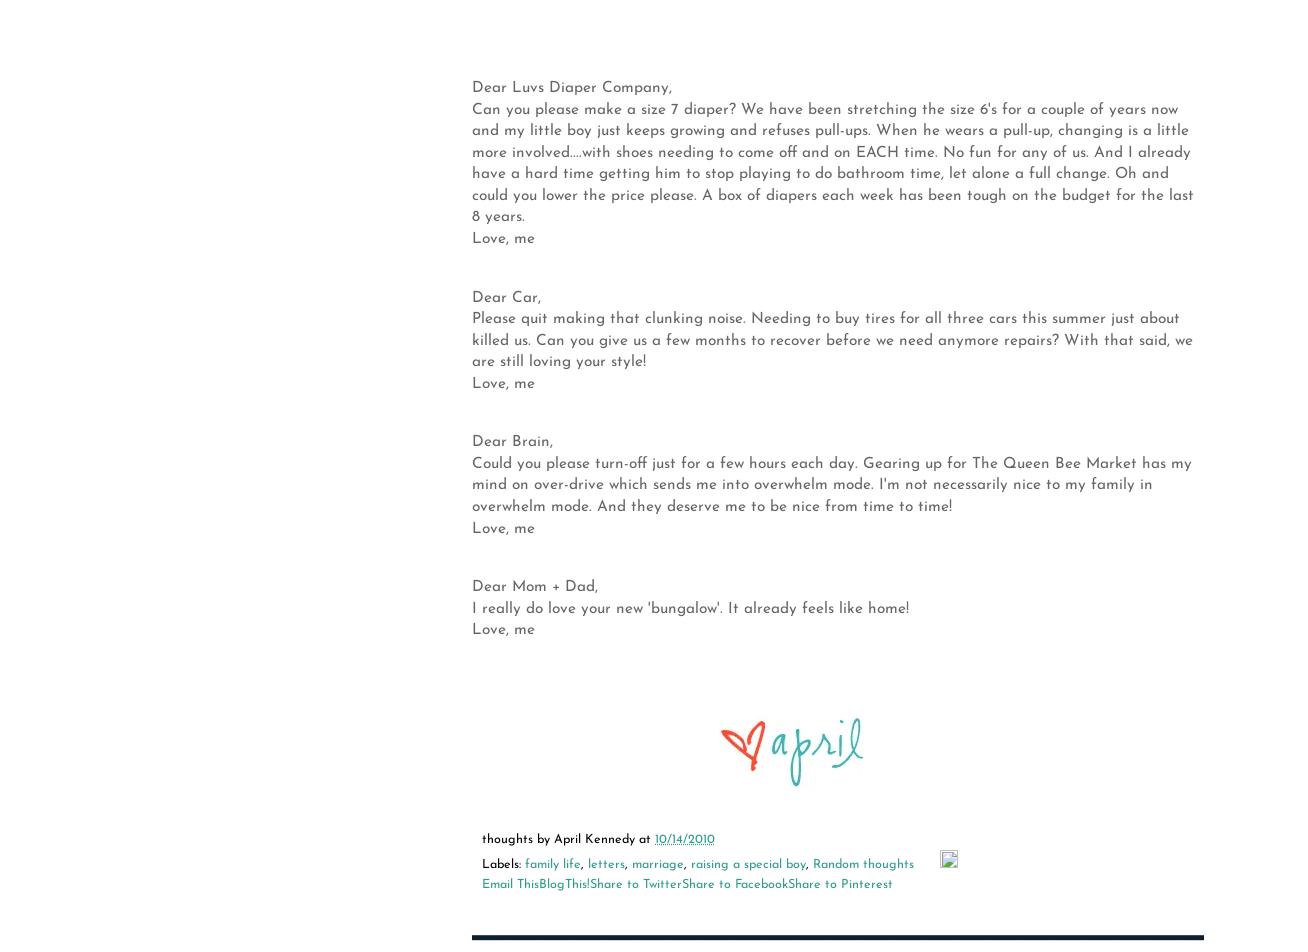  I want to click on 'Share to Pinterest', so click(786, 884).